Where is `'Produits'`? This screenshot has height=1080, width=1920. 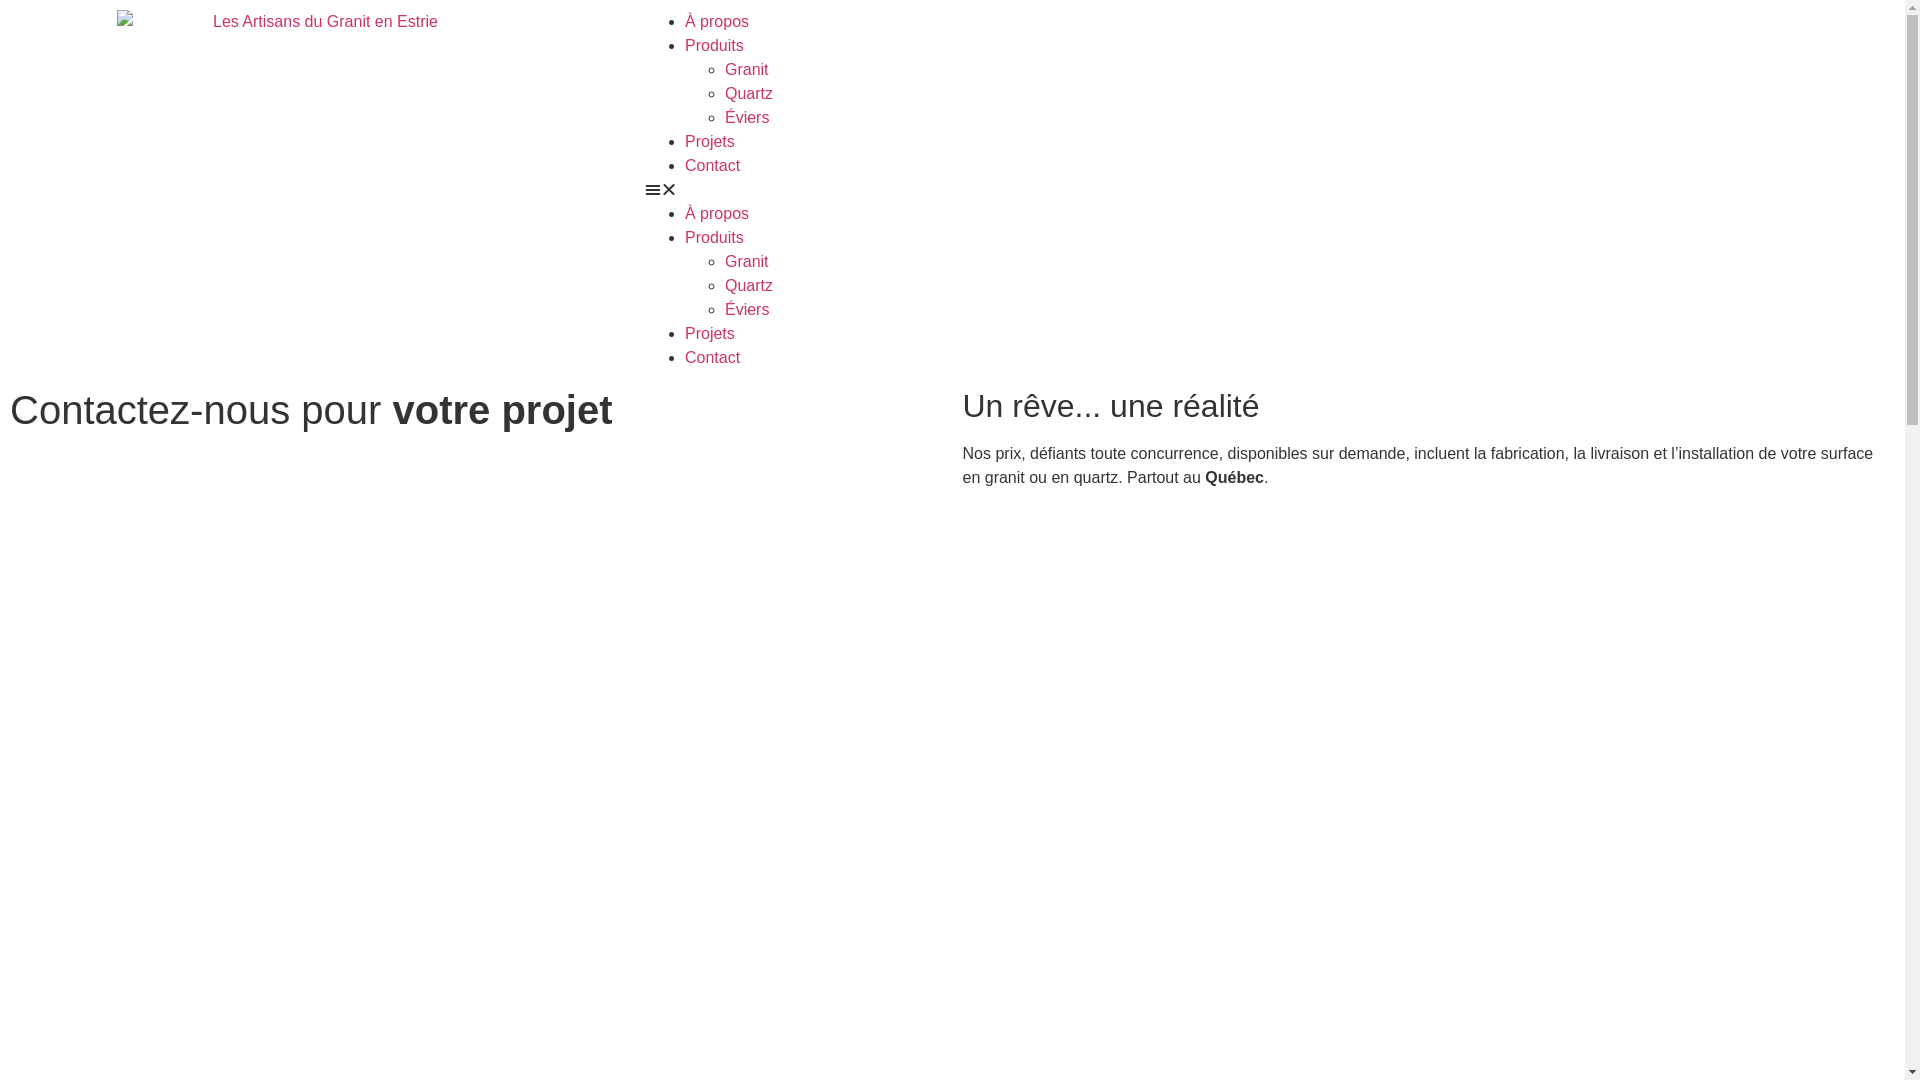
'Produits' is located at coordinates (714, 236).